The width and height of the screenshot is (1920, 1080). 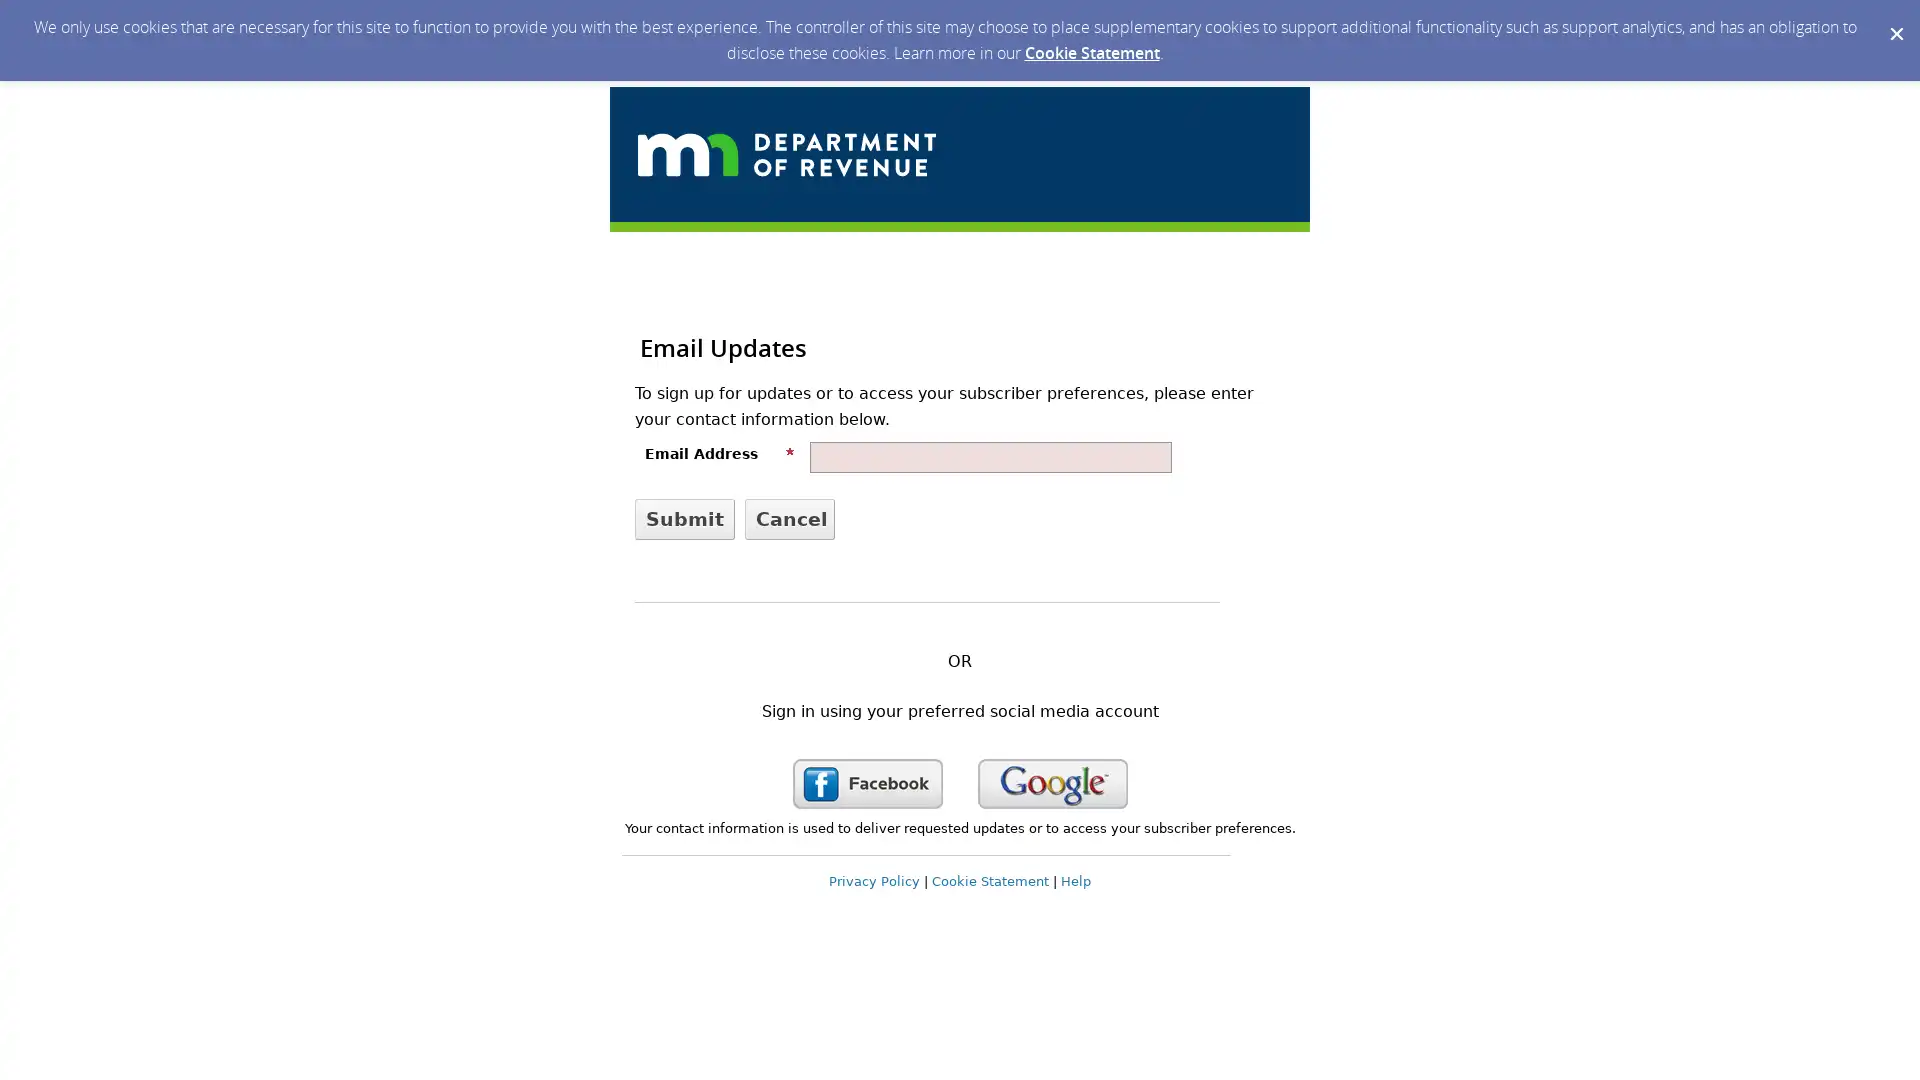 I want to click on Submit, so click(x=685, y=518).